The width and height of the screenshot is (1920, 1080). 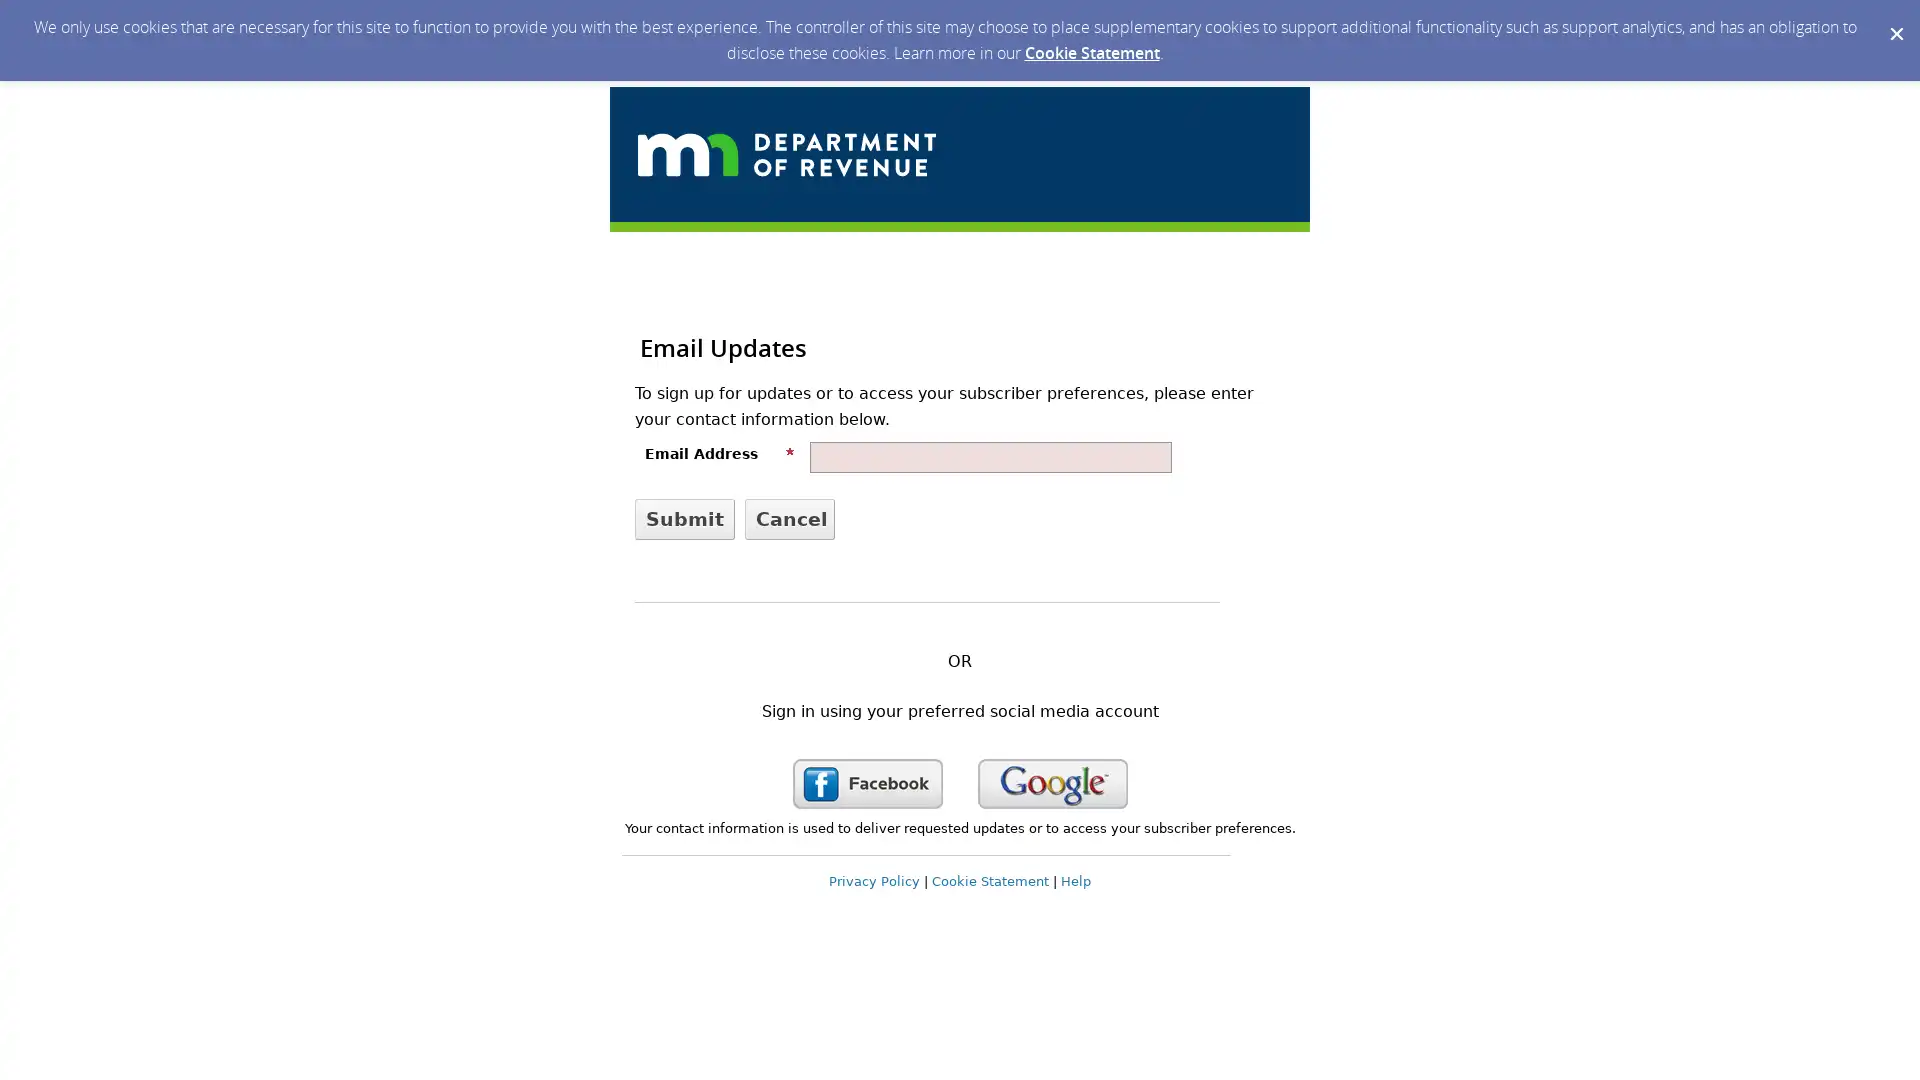 I want to click on Submit, so click(x=685, y=518).